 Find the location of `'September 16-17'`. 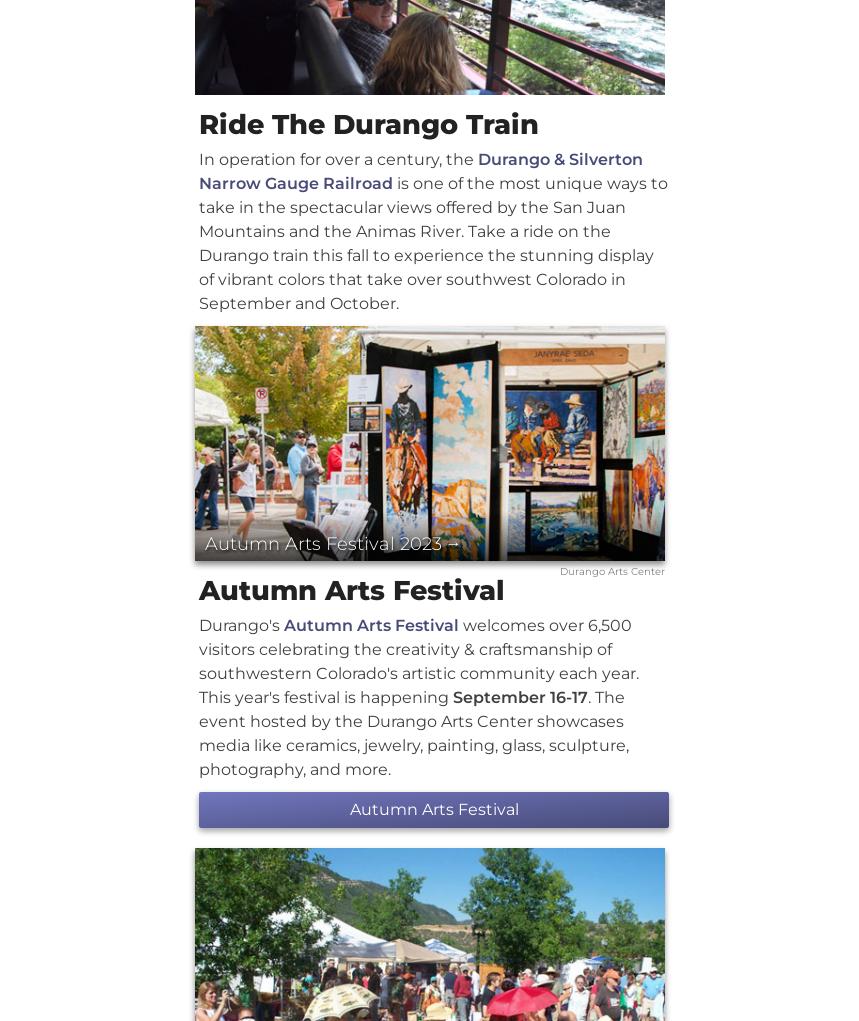

'September 16-17' is located at coordinates (520, 696).